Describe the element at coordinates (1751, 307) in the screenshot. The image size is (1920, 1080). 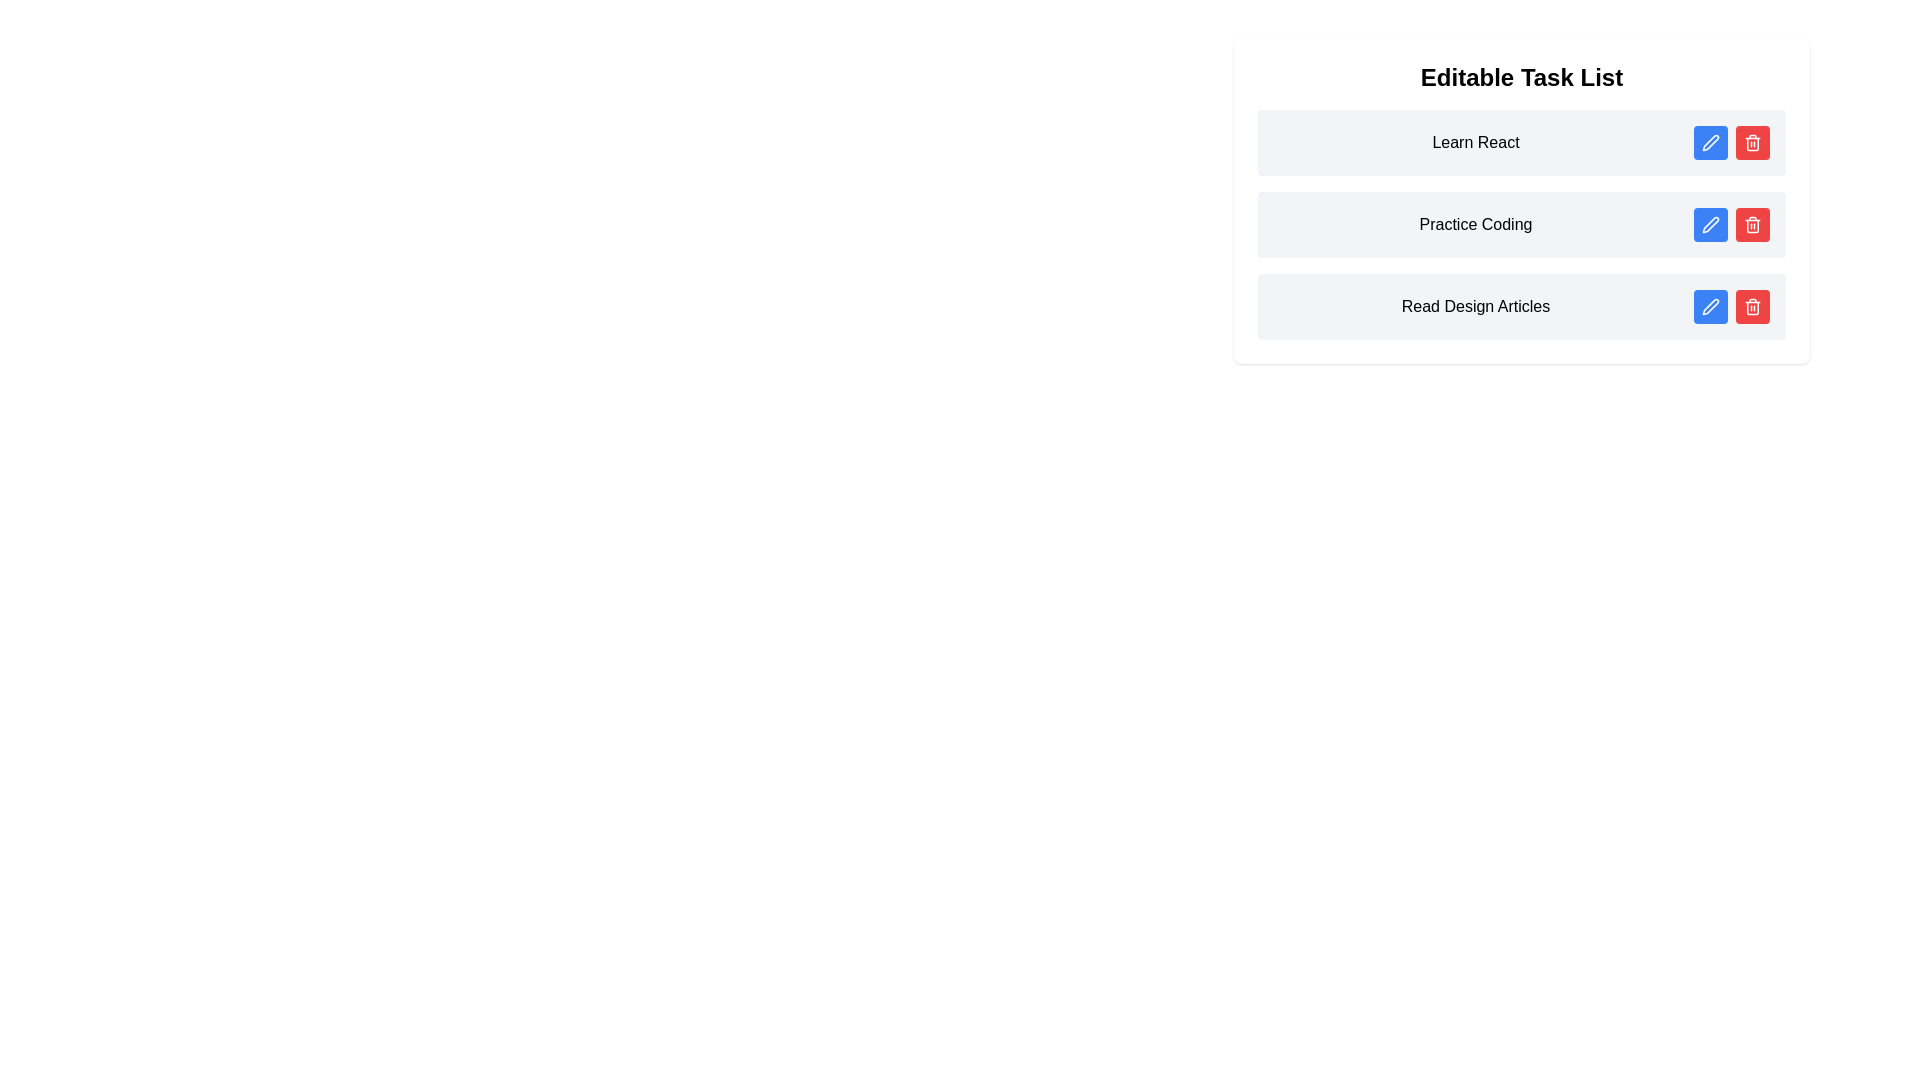
I see `the red button with a trash bin icon` at that location.